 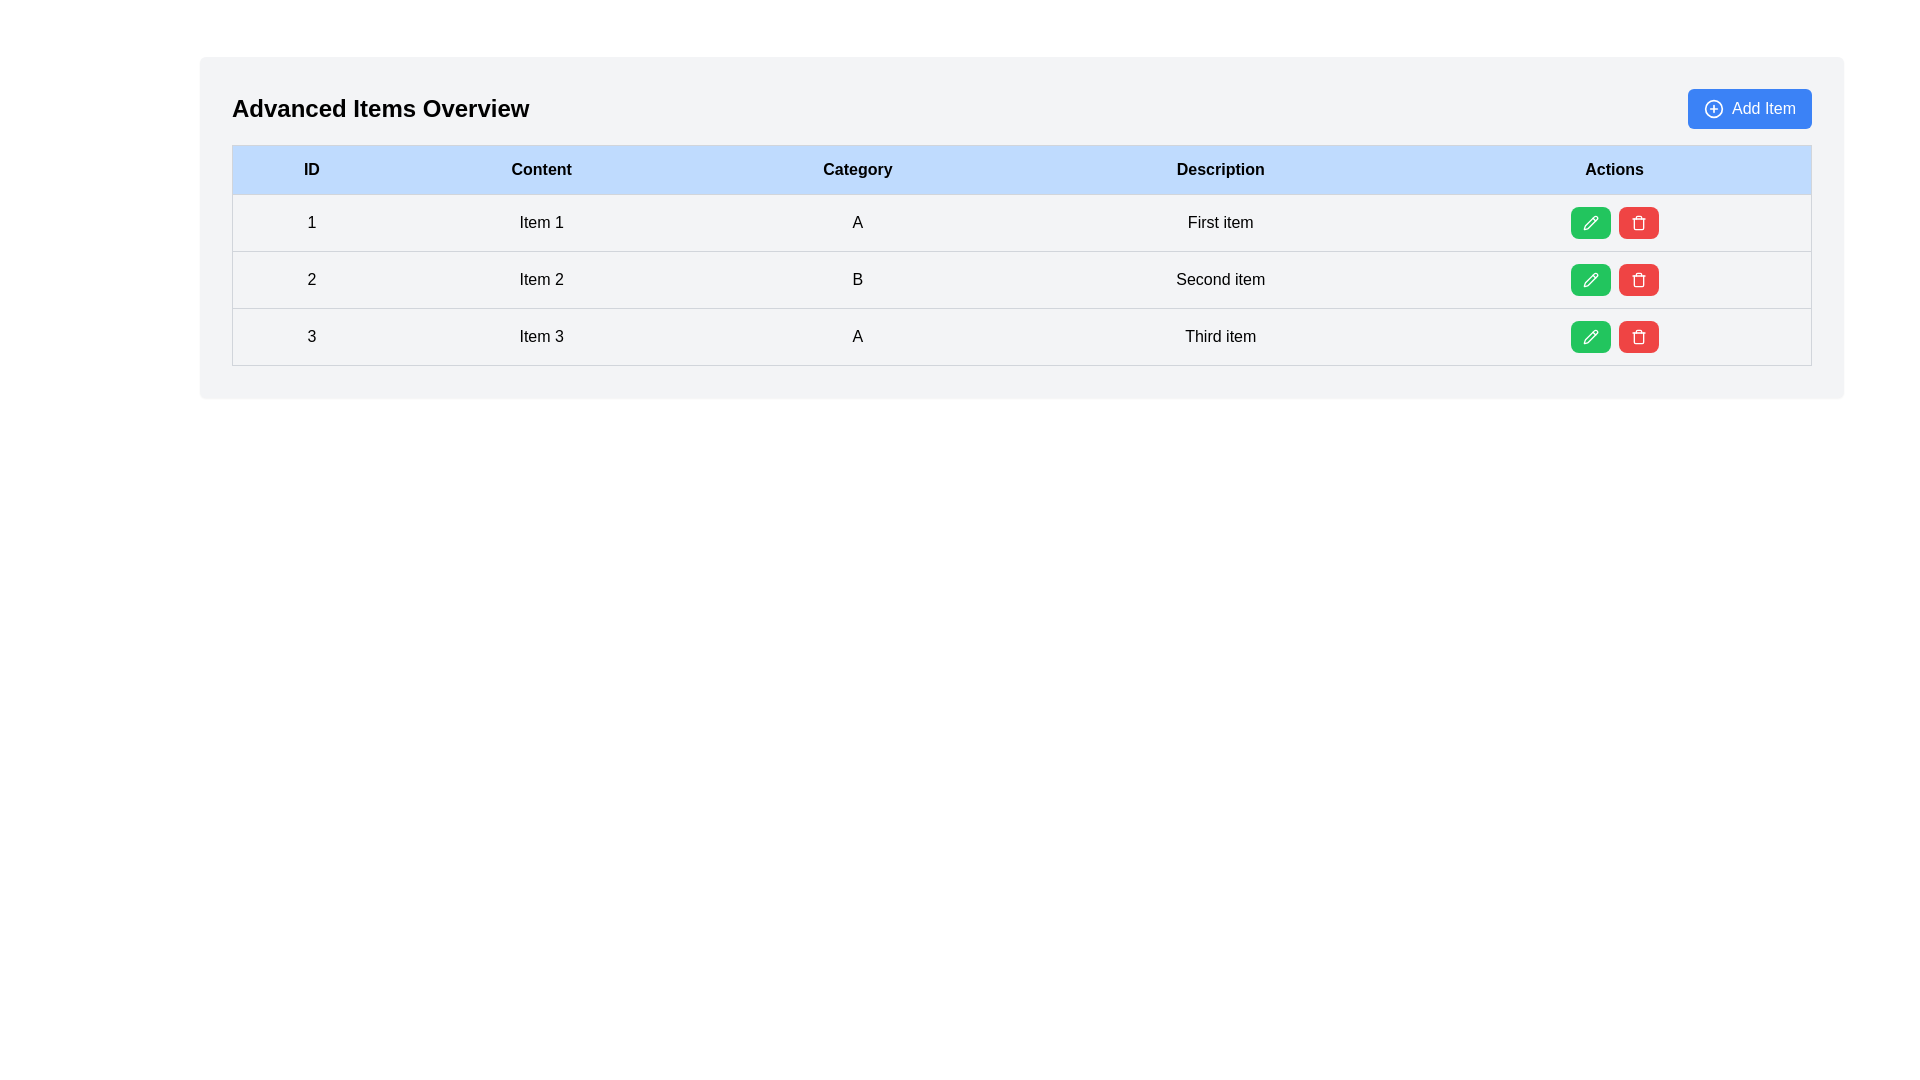 I want to click on the red button with a white trash can icon located in the 'Actions' column of the table, so click(x=1638, y=223).